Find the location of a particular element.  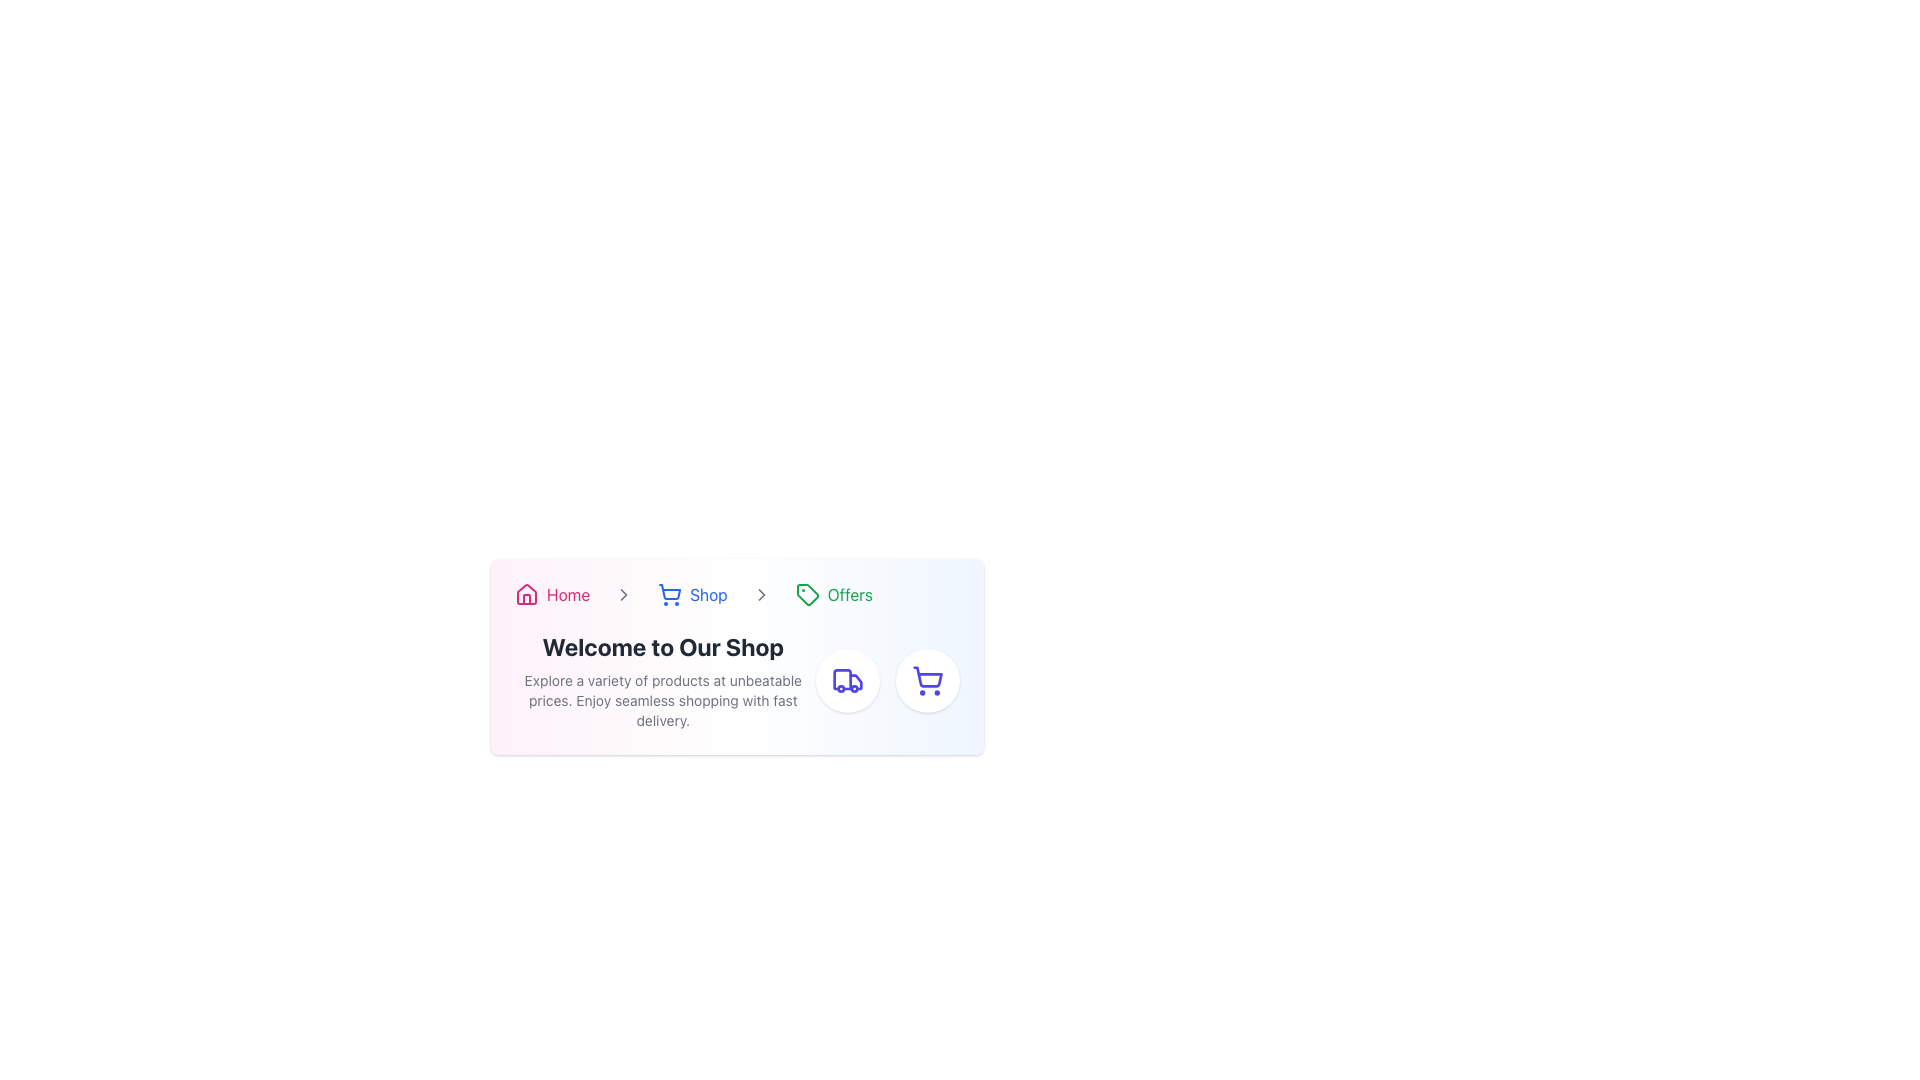

the blue shopping cart icon located to the left of the 'Shop' text in the breadcrumb navigation bar to trigger tooltips or effects is located at coordinates (670, 593).